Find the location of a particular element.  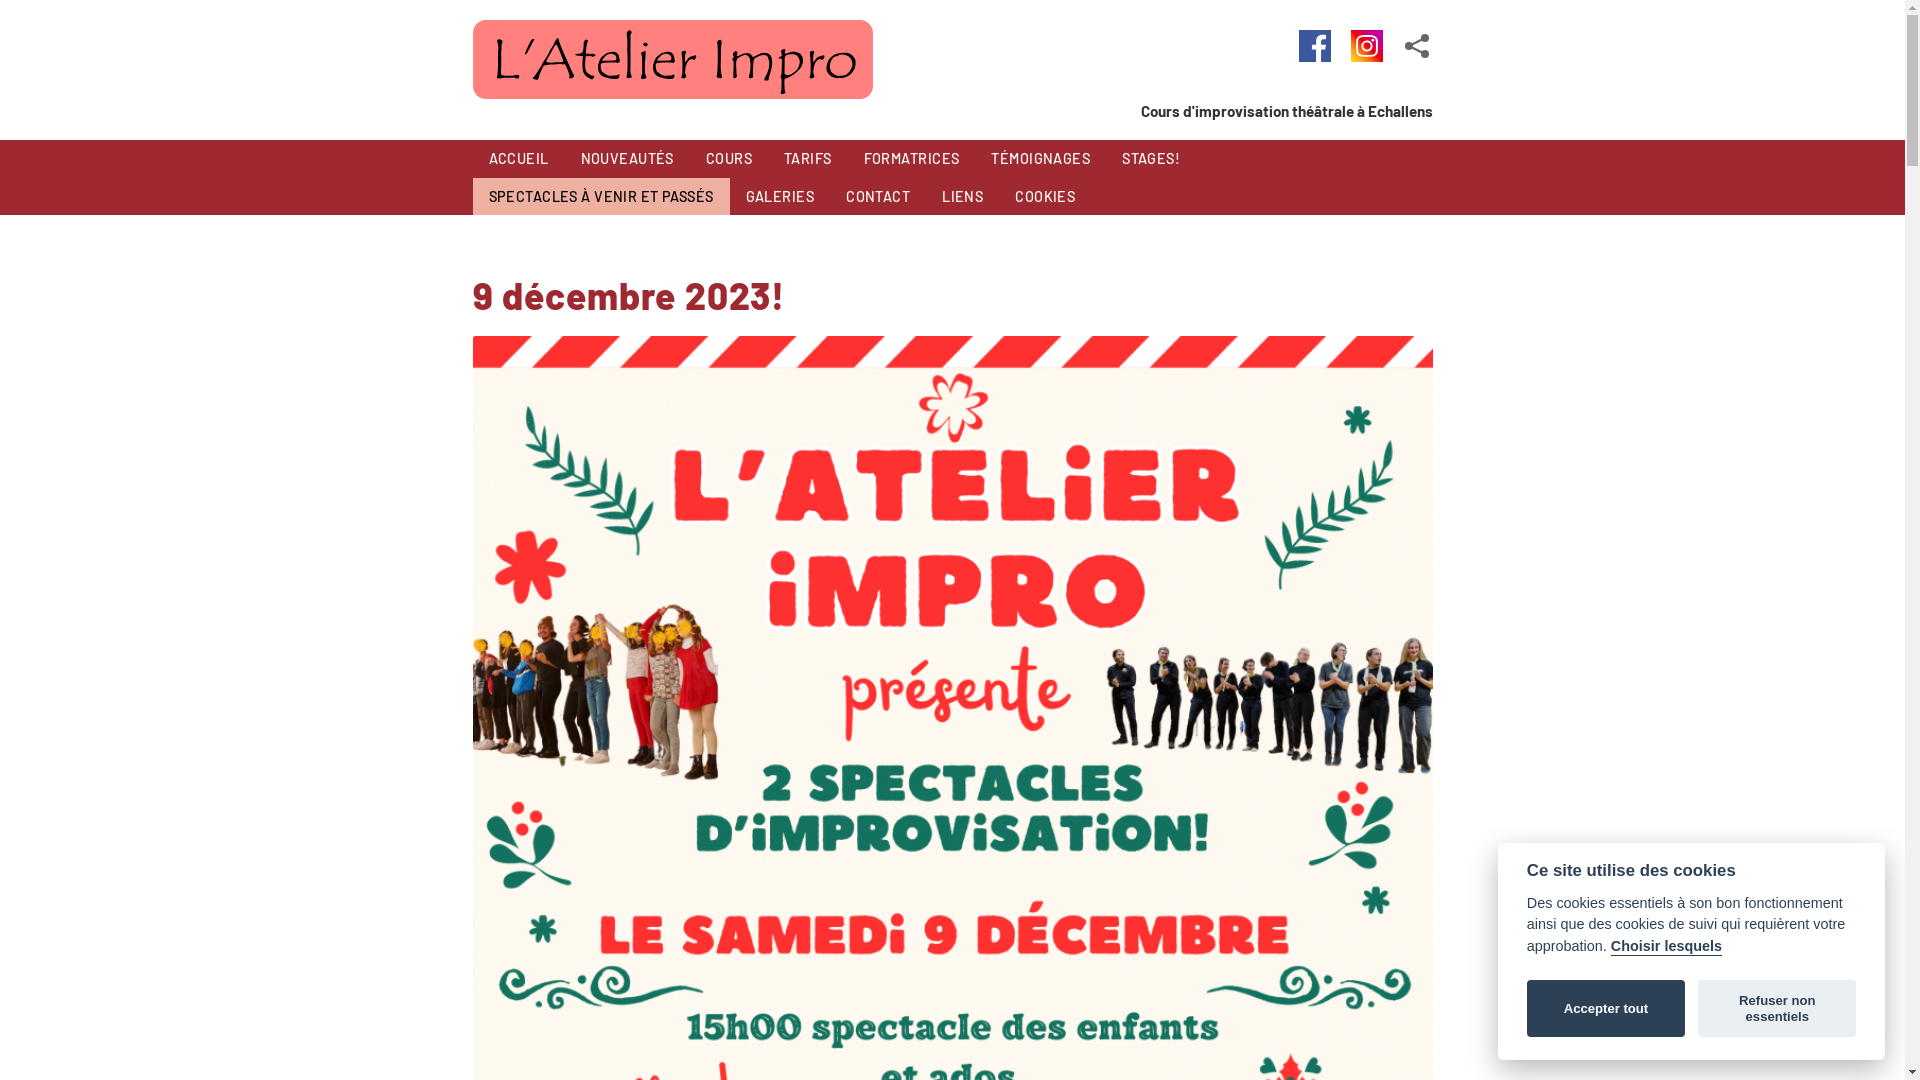

'CONTACT' is located at coordinates (830, 196).